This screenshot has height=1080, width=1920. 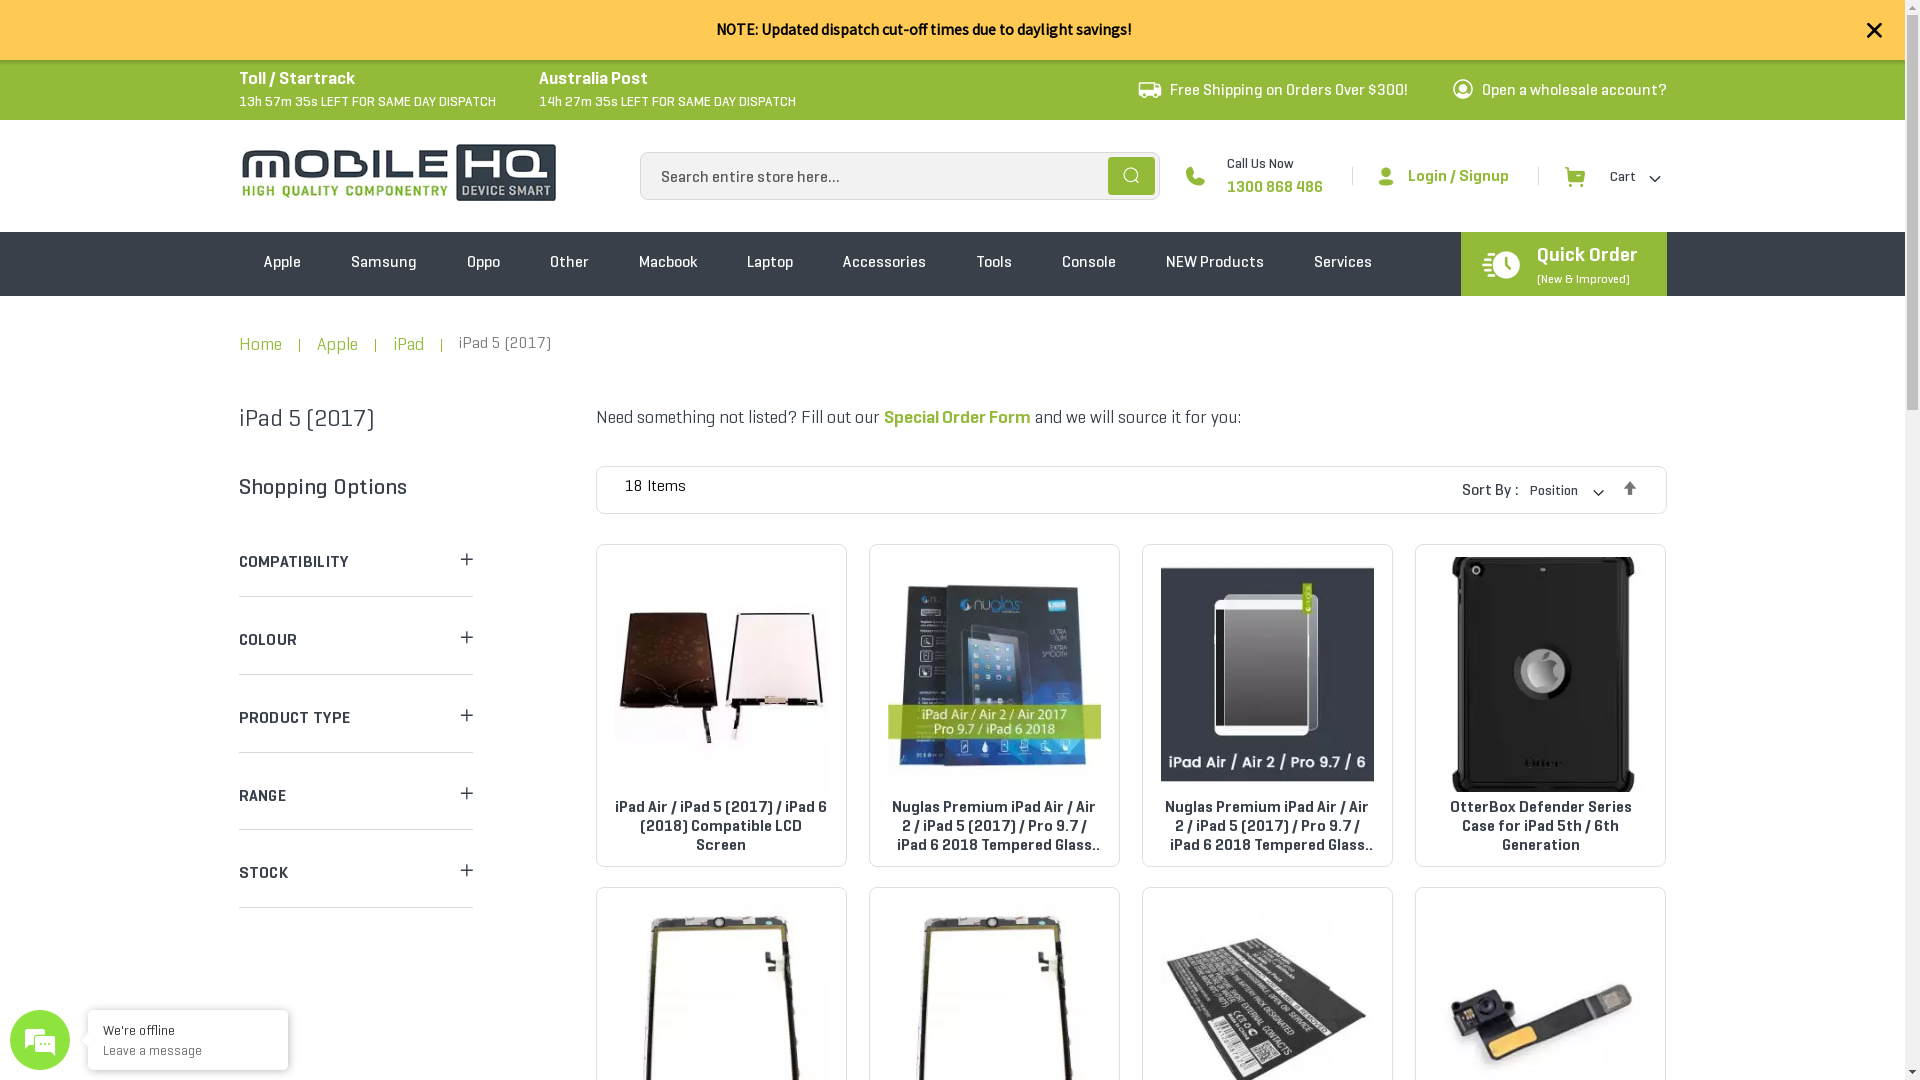 I want to click on 'OtterBox Defender Series Case for iPad 5th / 6th Generation', so click(x=1433, y=825).